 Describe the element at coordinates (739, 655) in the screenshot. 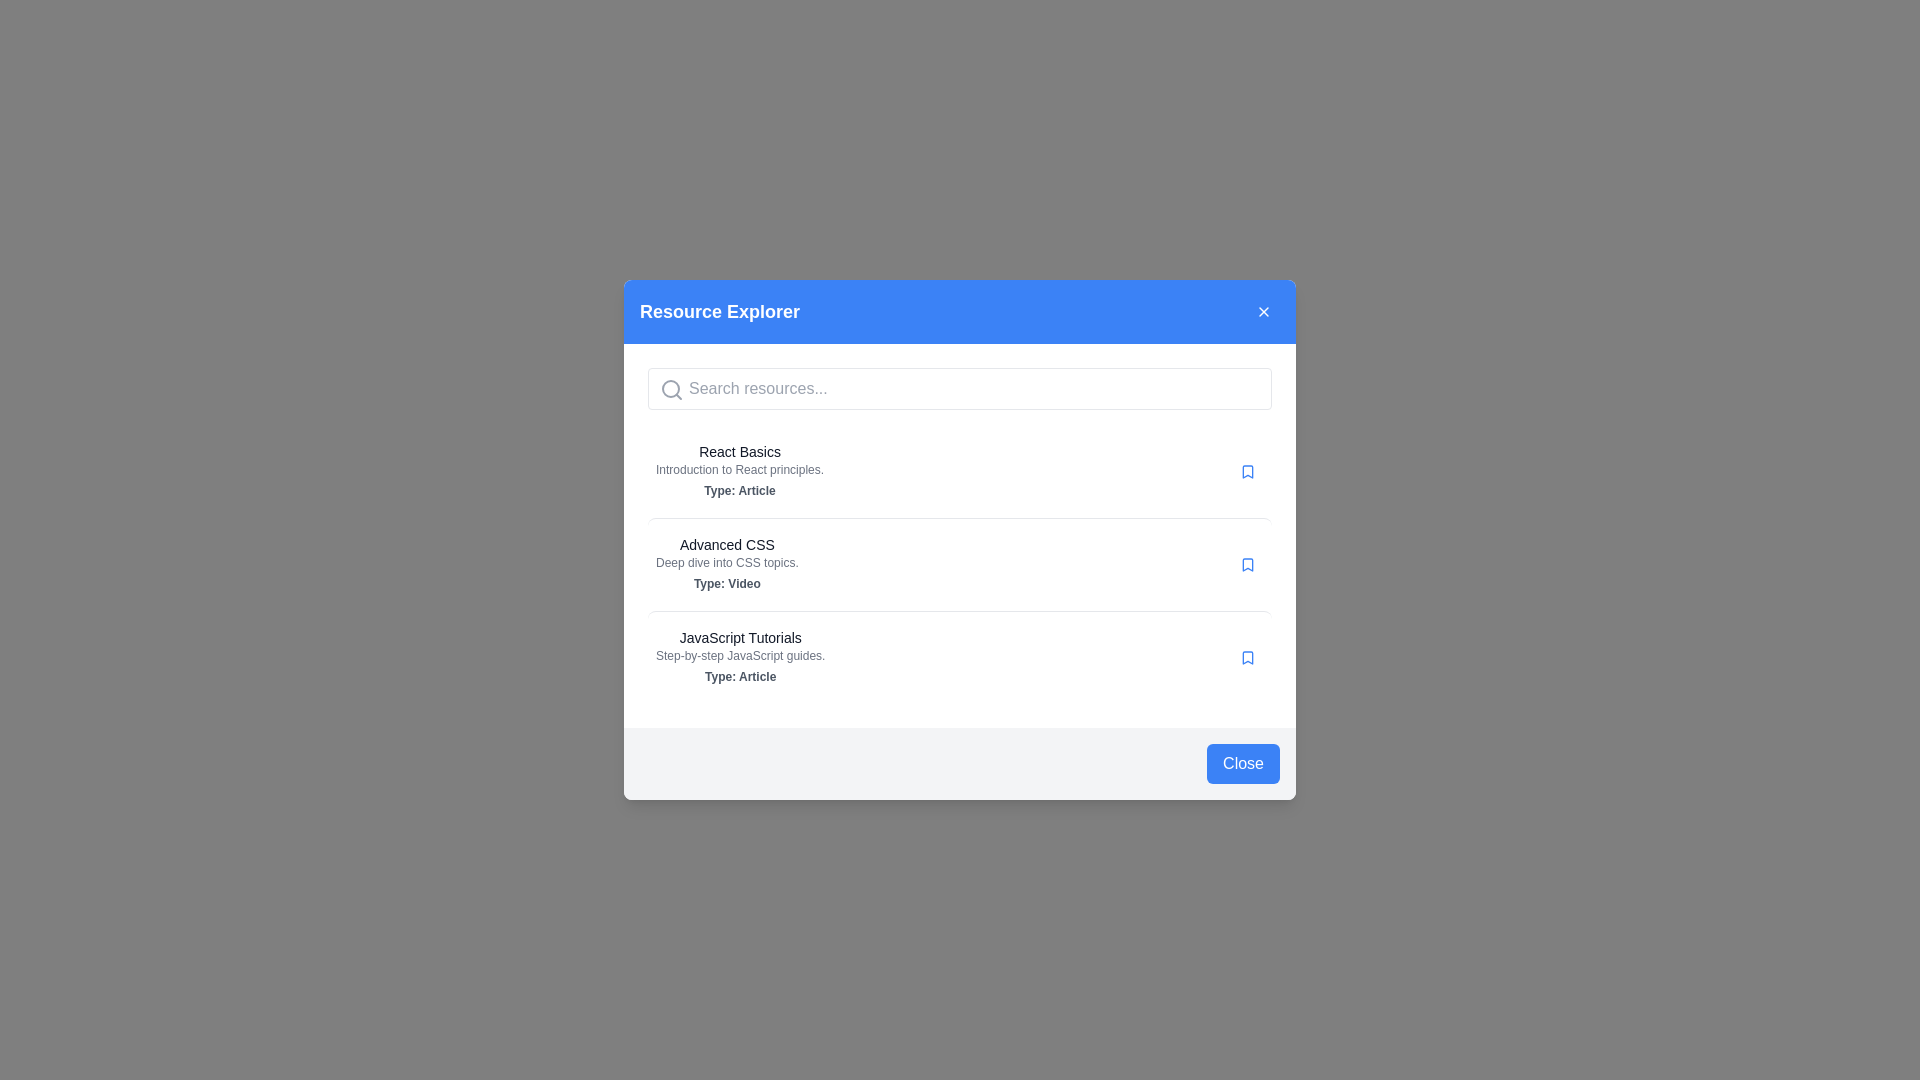

I see `text label that displays 'Step-by-step JavaScript guides.' located directly beneath the title 'JavaScript Tutorials' in the resource panel` at that location.